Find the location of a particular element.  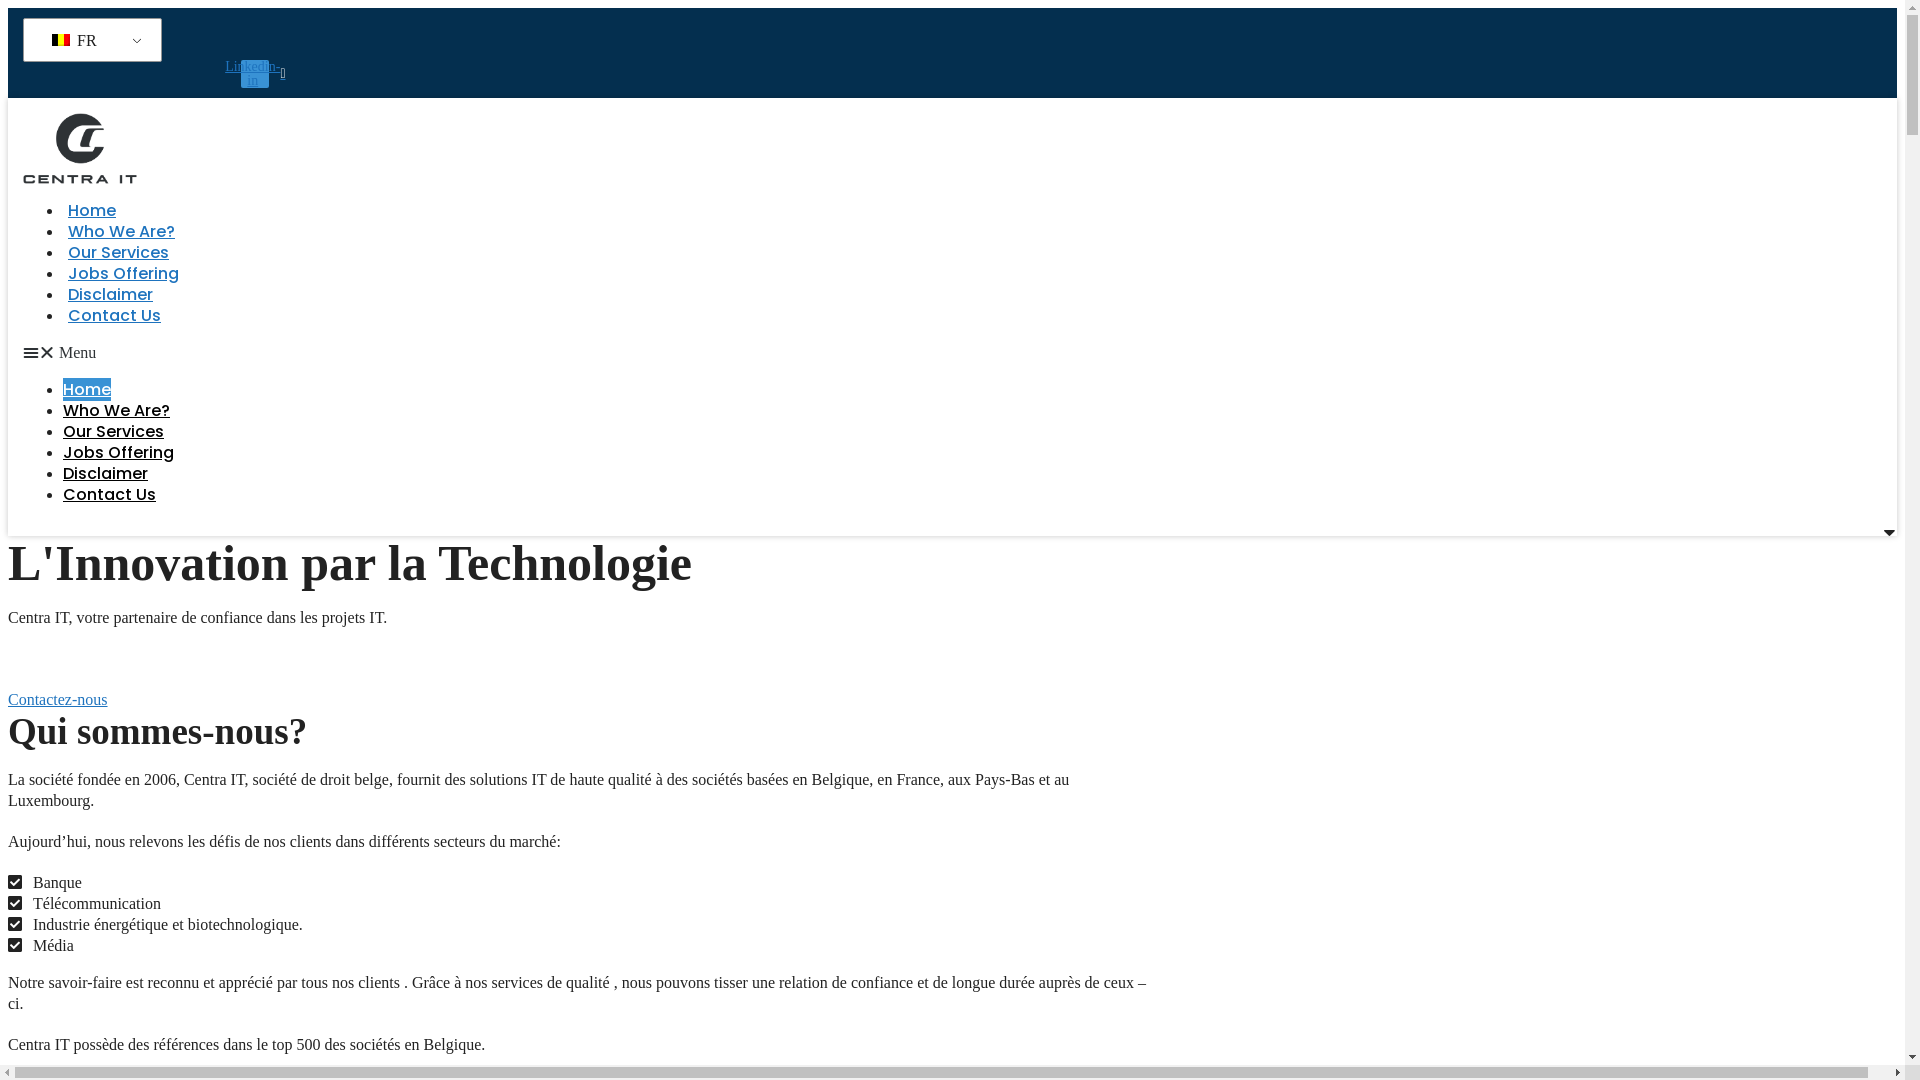

'Linkedin-in' is located at coordinates (240, 72).